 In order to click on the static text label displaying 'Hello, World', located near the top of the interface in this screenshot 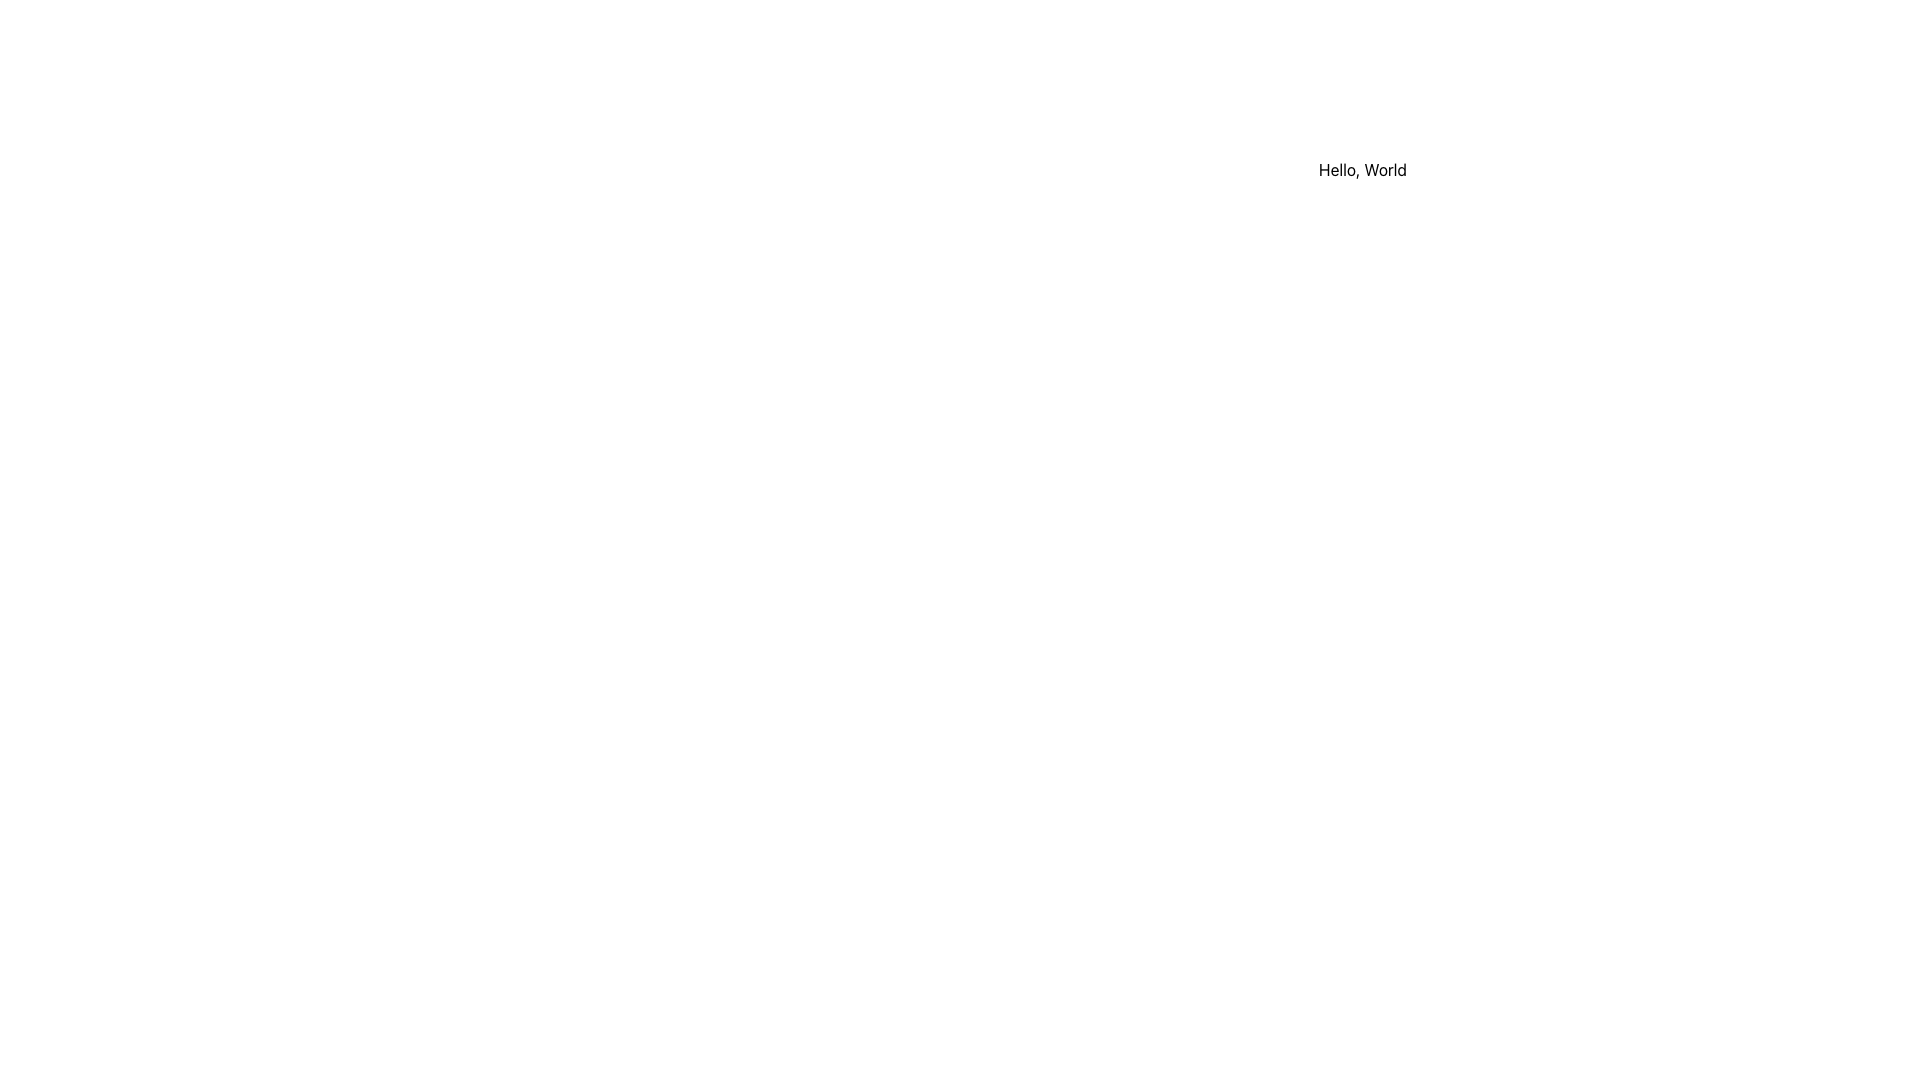, I will do `click(1362, 168)`.